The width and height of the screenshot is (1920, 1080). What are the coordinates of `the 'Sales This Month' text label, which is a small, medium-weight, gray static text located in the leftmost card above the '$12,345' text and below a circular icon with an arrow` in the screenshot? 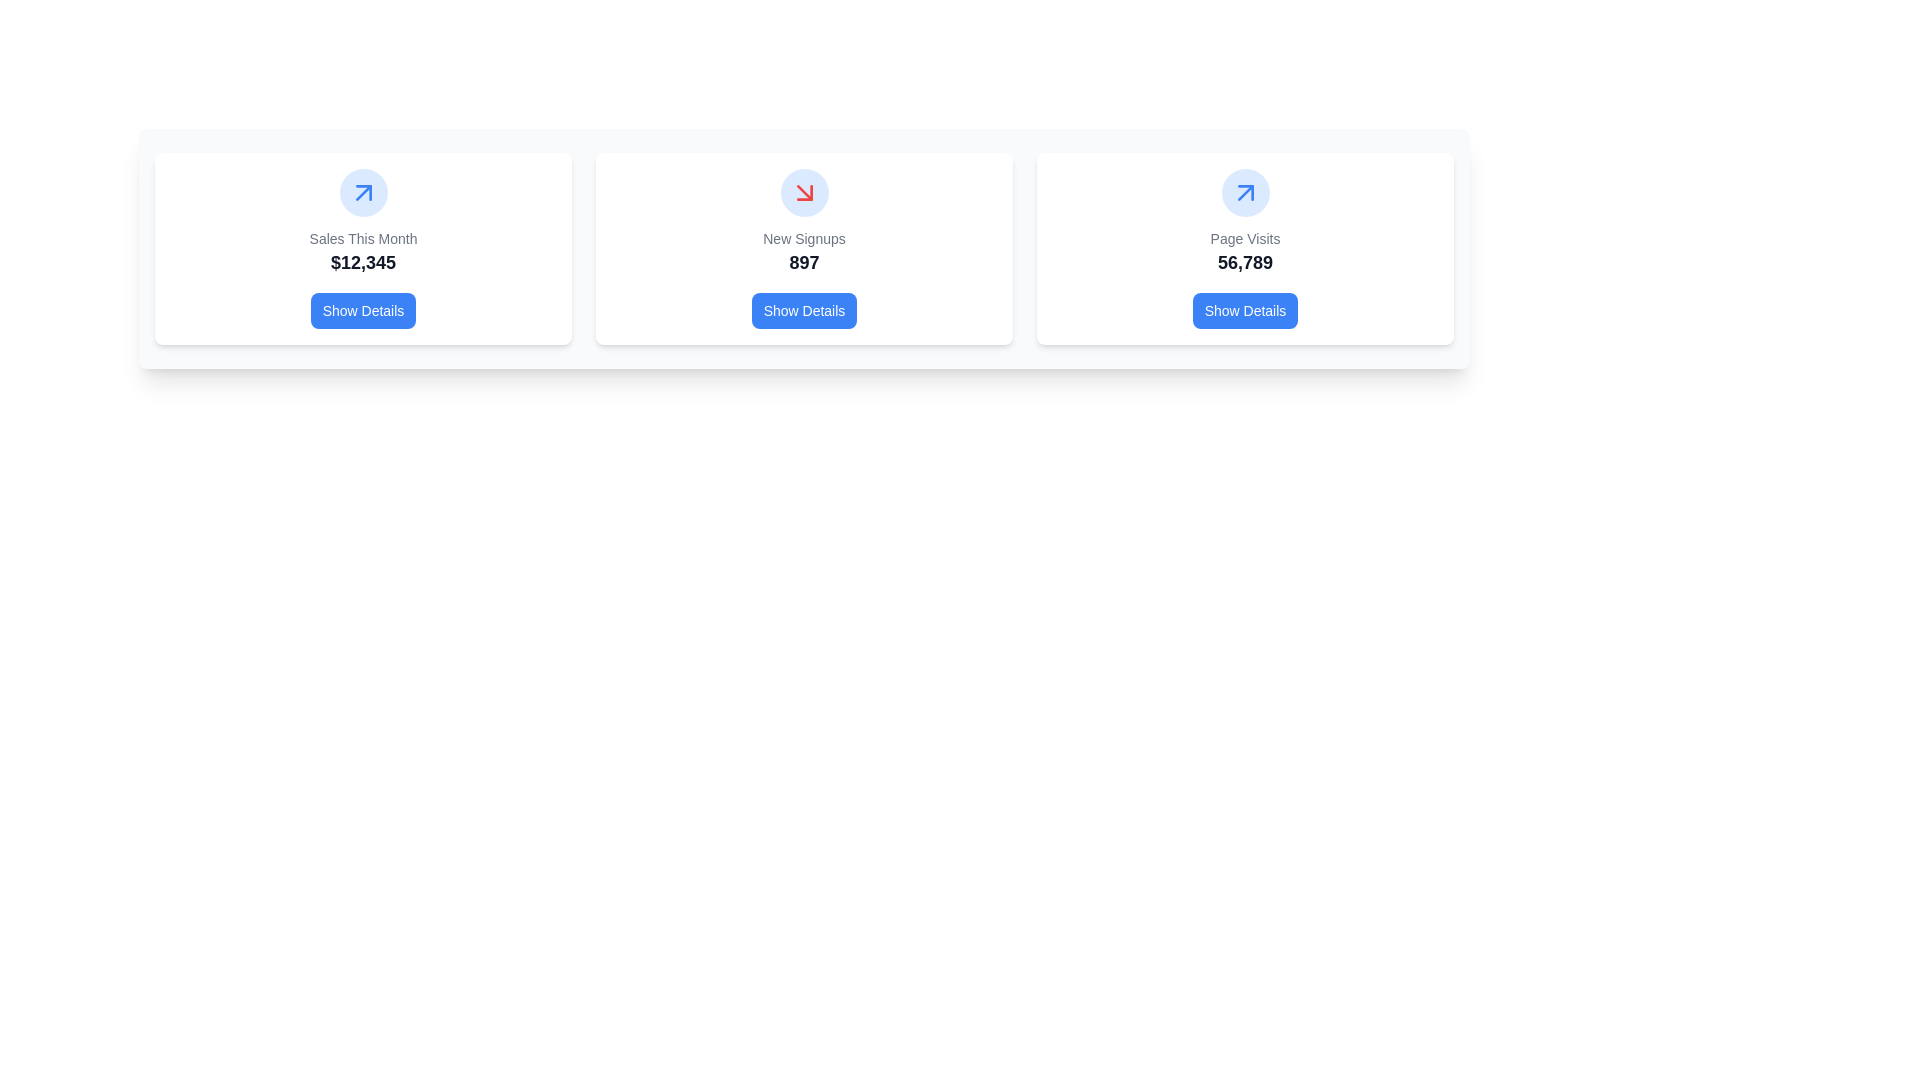 It's located at (363, 238).